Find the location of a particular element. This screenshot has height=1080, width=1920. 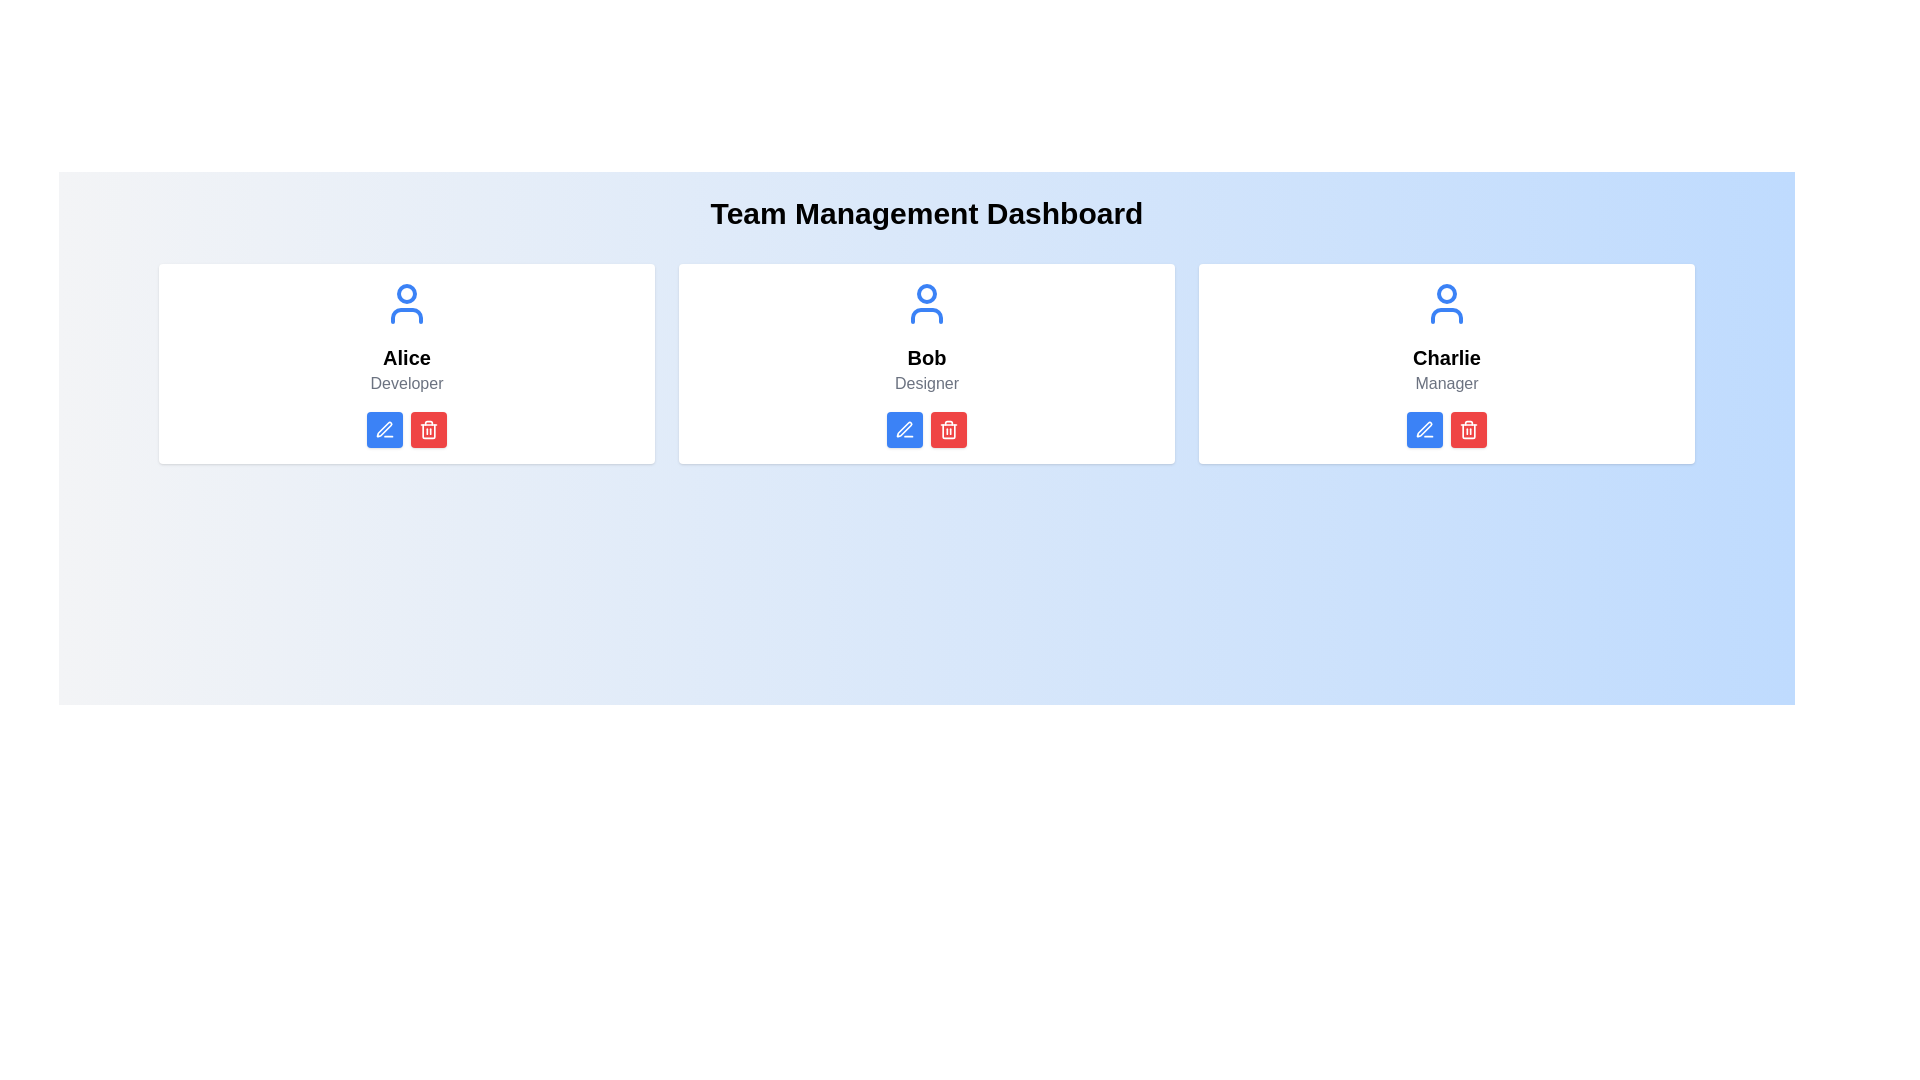

the blue button containing the pen icon, which is located beneath the text block displaying 'Bob' and 'Designer' in the middle card of the three cards is located at coordinates (904, 428).